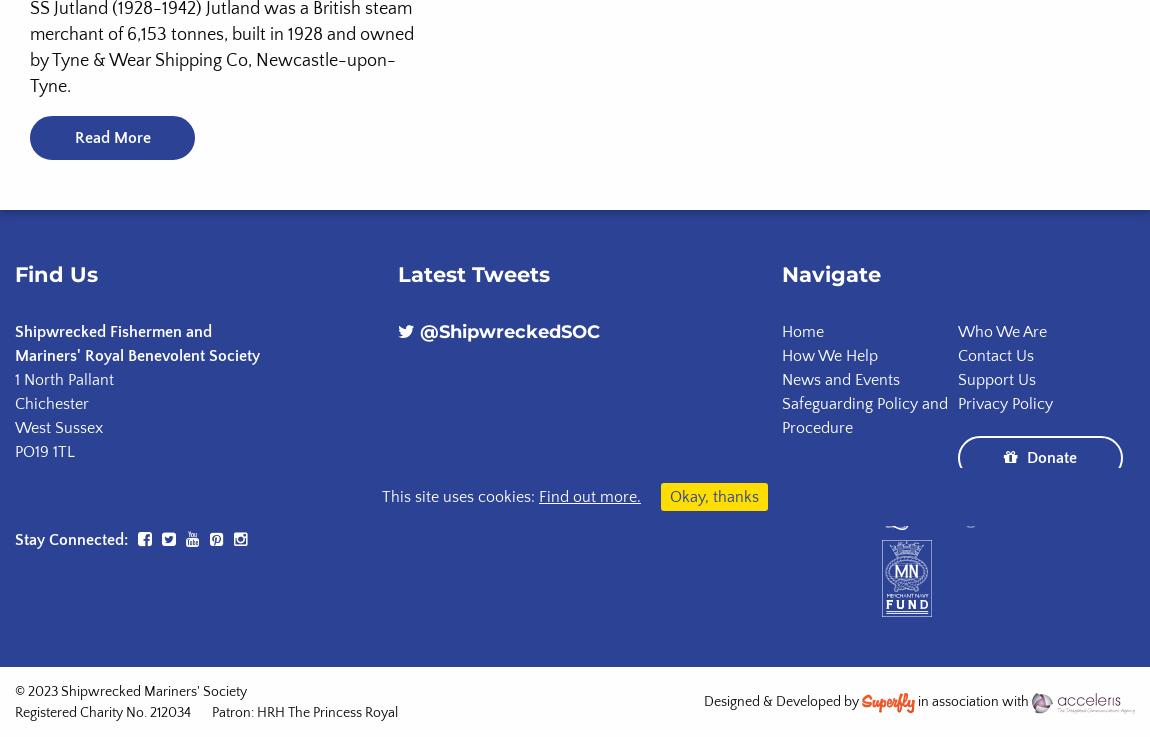  What do you see at coordinates (822, 512) in the screenshot?
I see `'Supported by'` at bounding box center [822, 512].